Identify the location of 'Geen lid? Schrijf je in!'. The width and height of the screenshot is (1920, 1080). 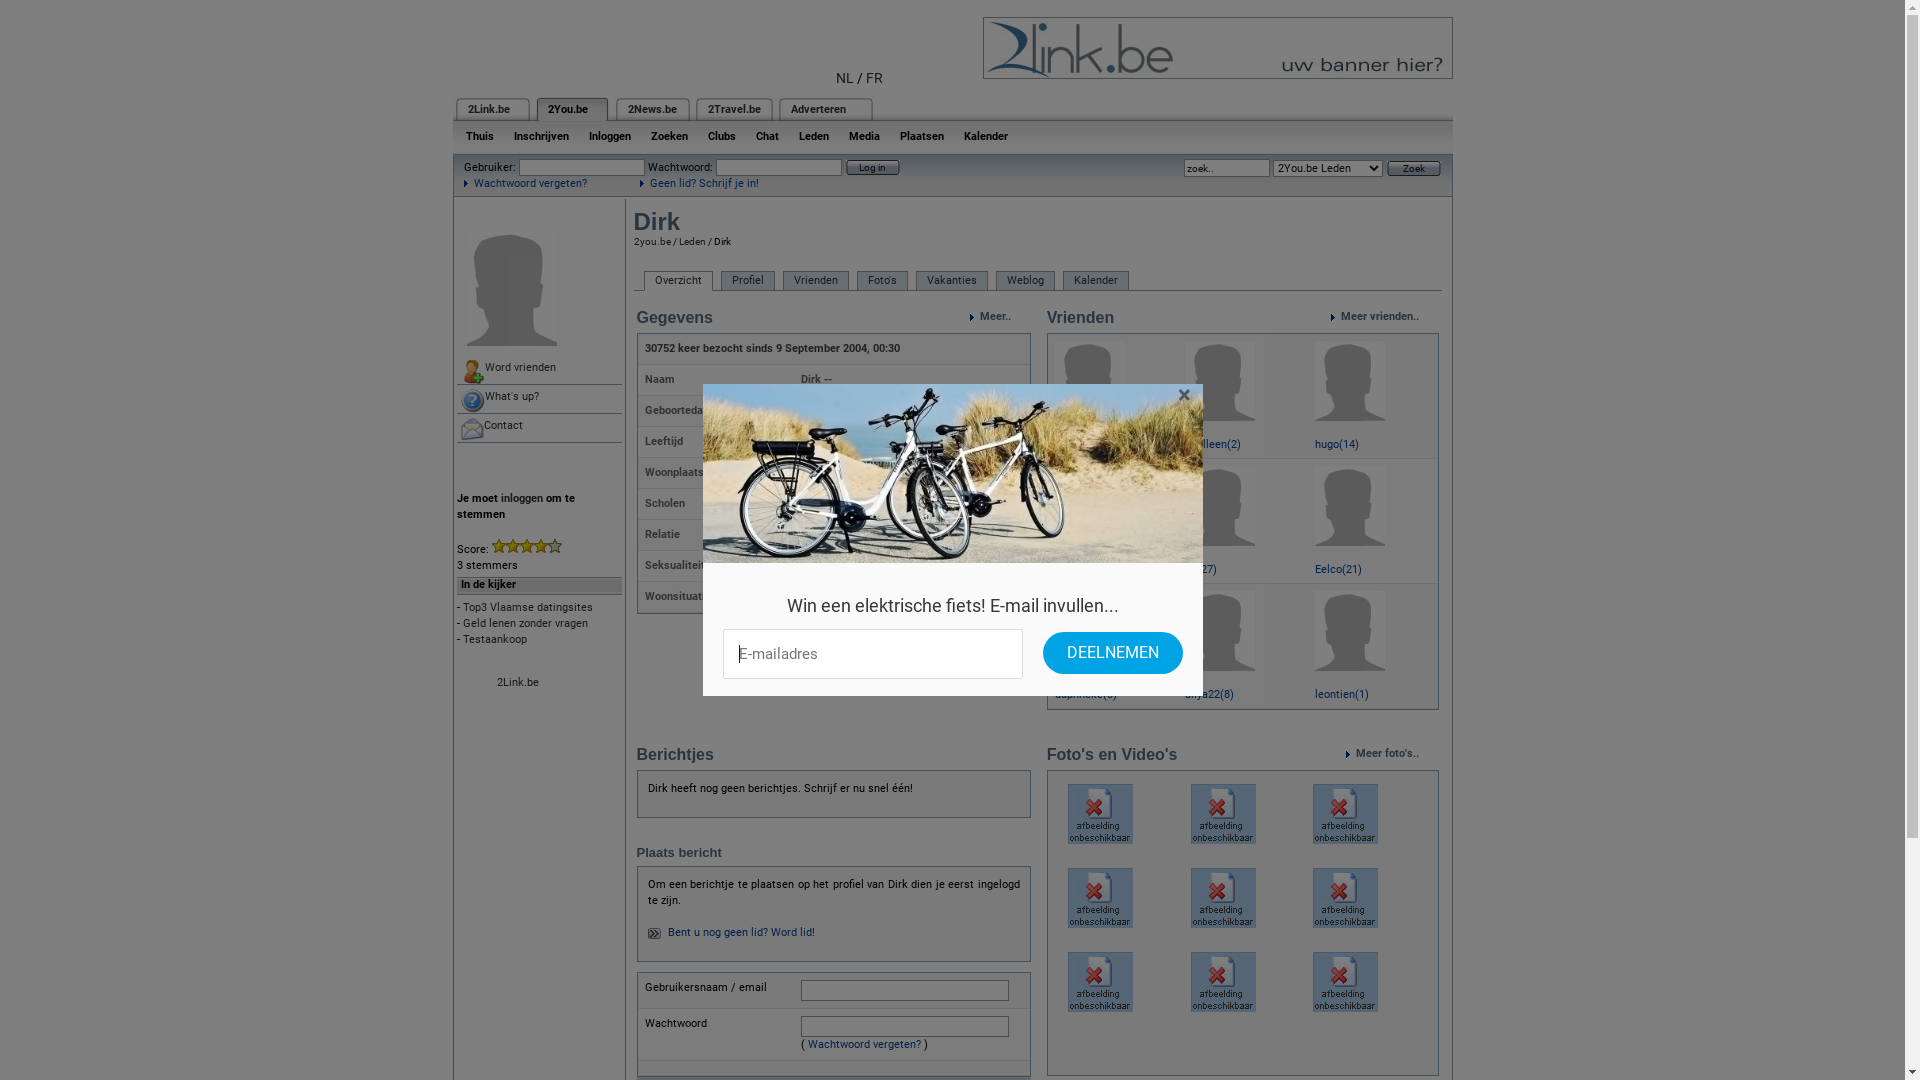
(699, 183).